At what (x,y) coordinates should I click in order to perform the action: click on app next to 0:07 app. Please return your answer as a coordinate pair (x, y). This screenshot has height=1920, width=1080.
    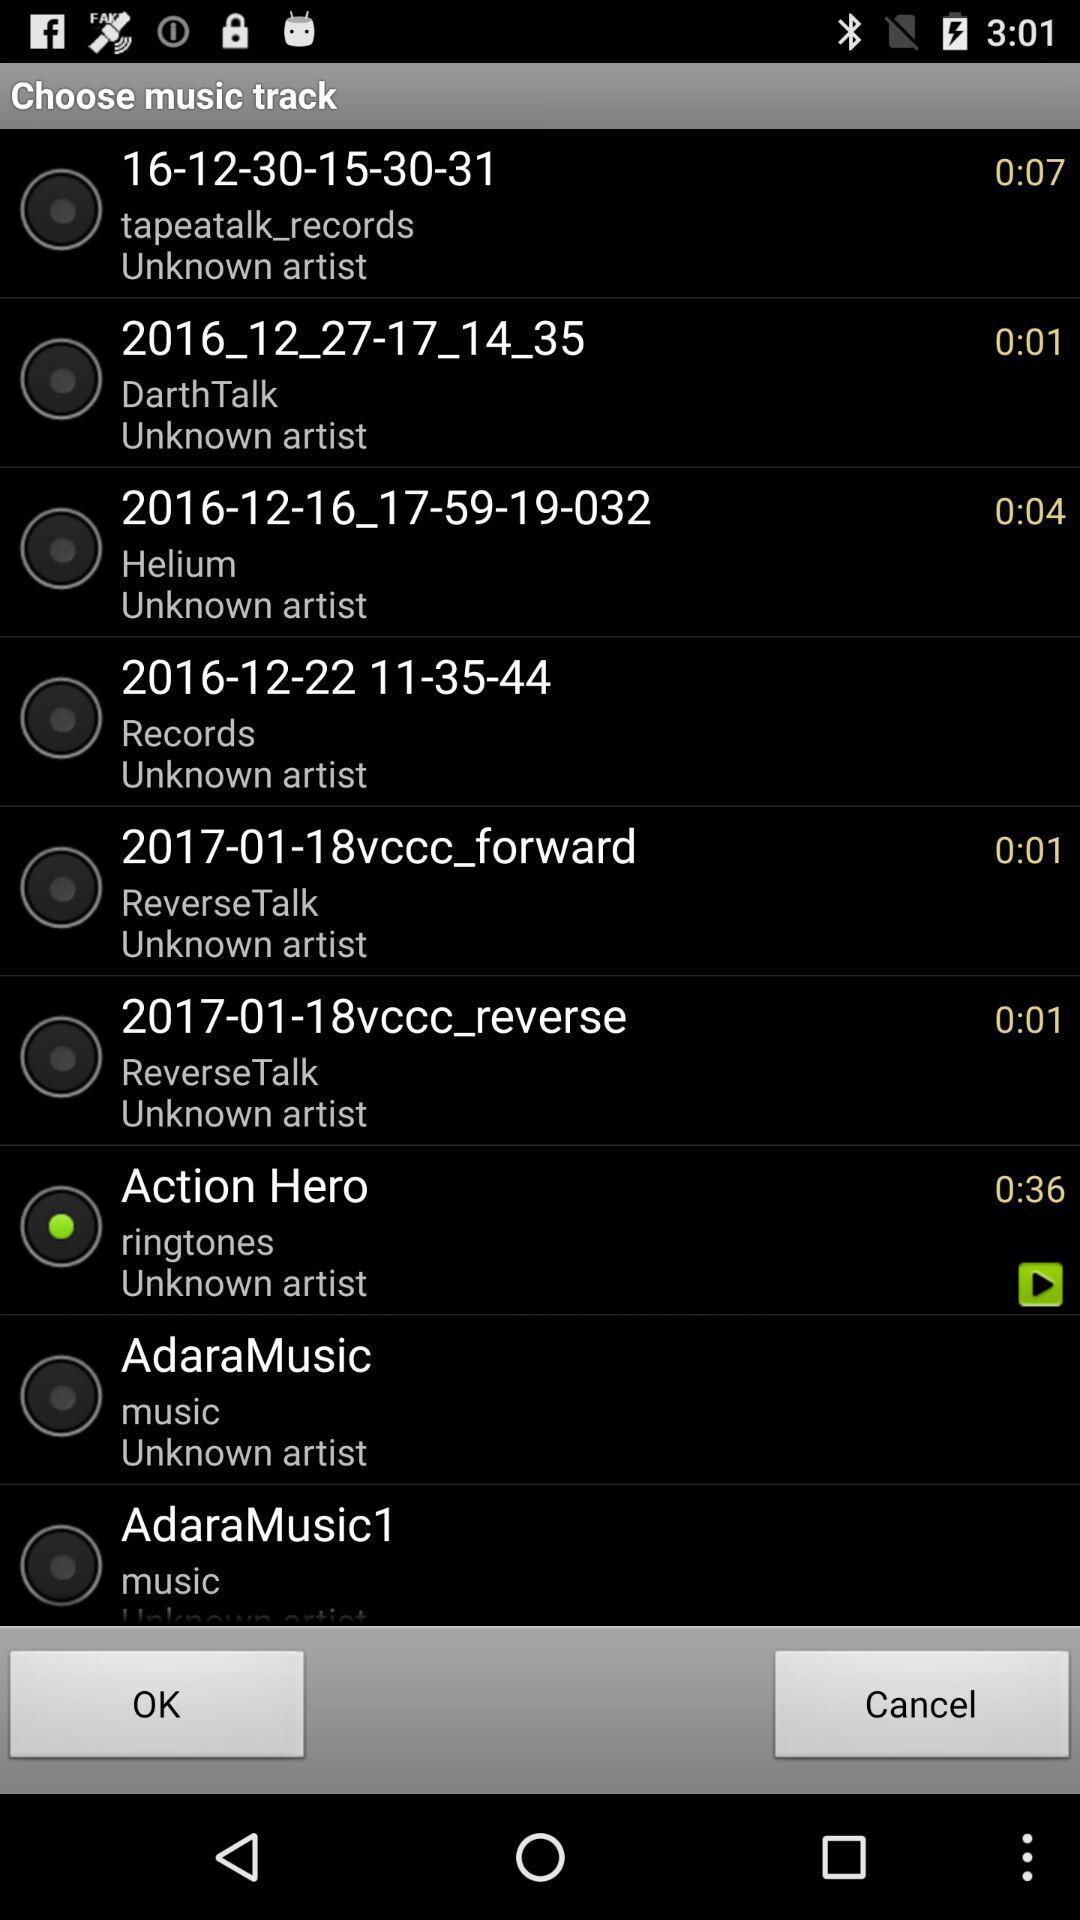
    Looking at the image, I should click on (547, 243).